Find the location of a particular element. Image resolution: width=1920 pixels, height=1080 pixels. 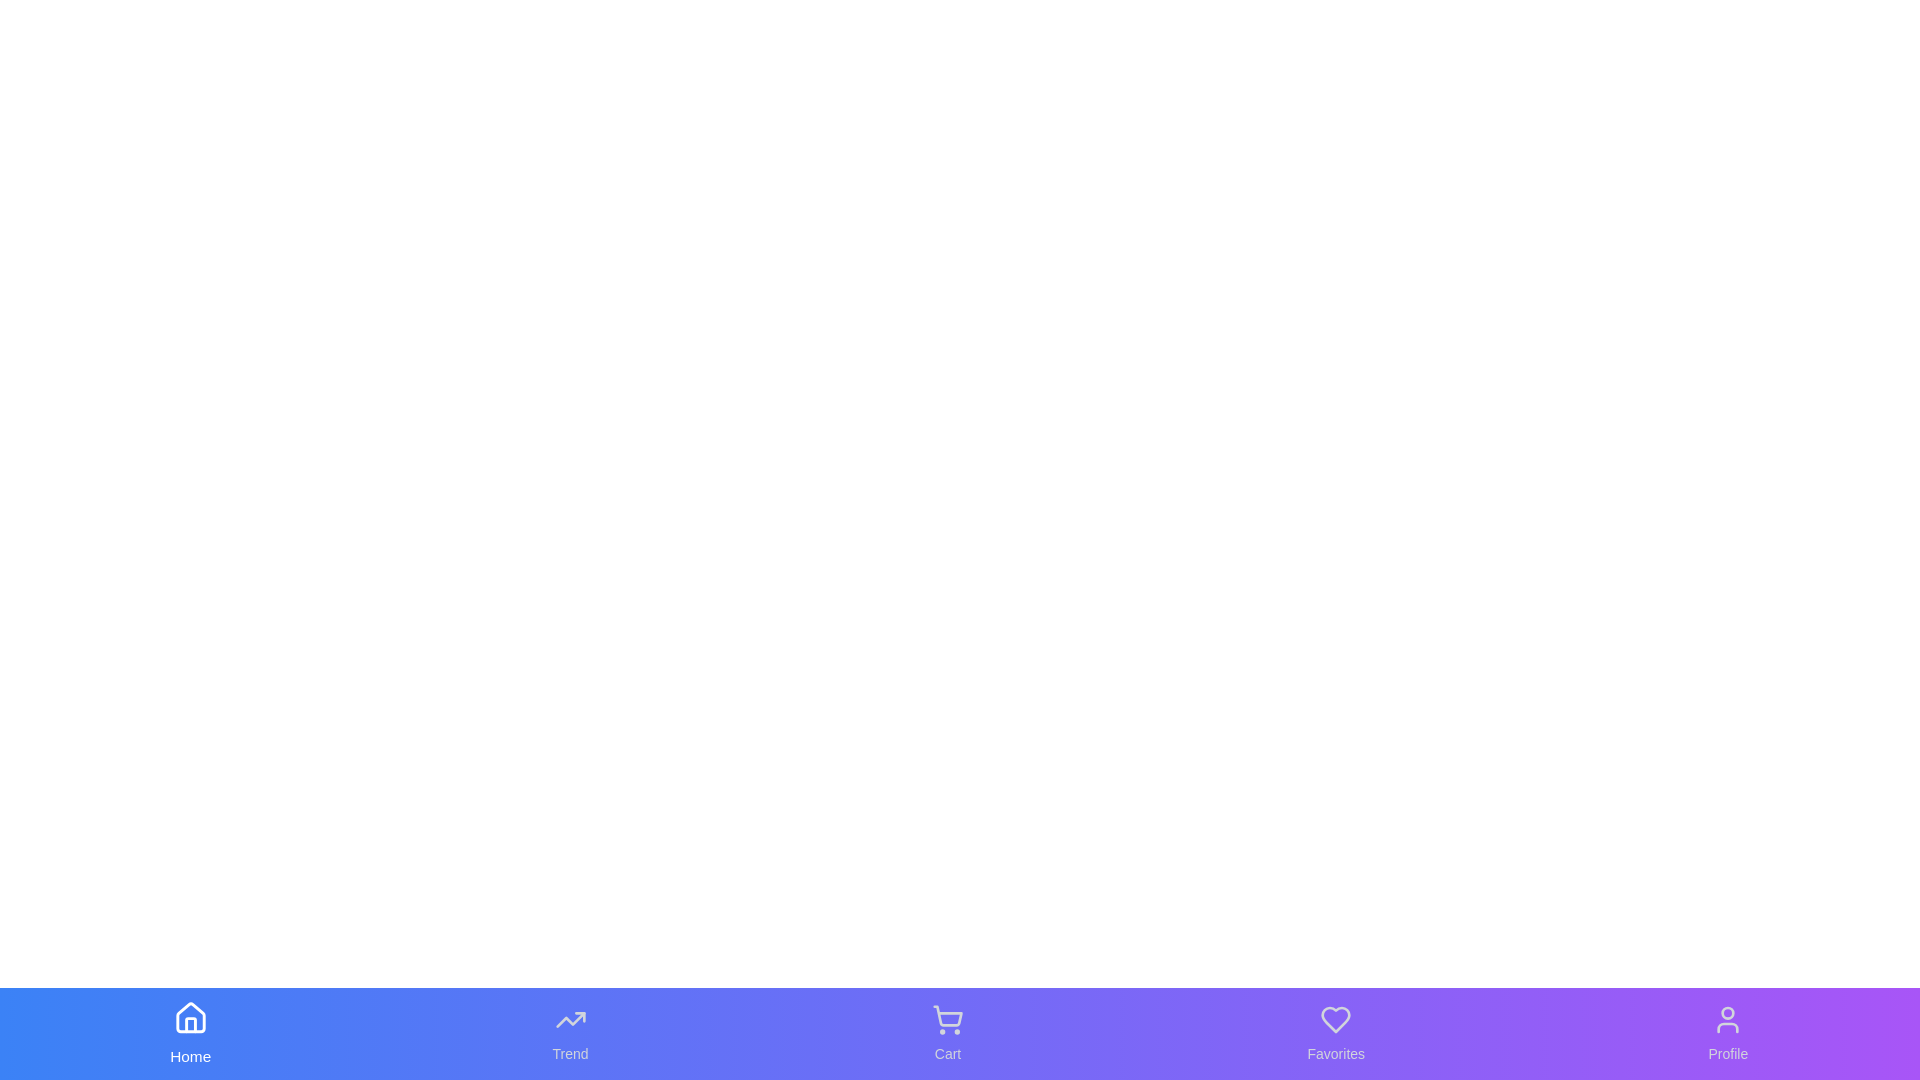

the tab labeled Profile is located at coordinates (1727, 1033).